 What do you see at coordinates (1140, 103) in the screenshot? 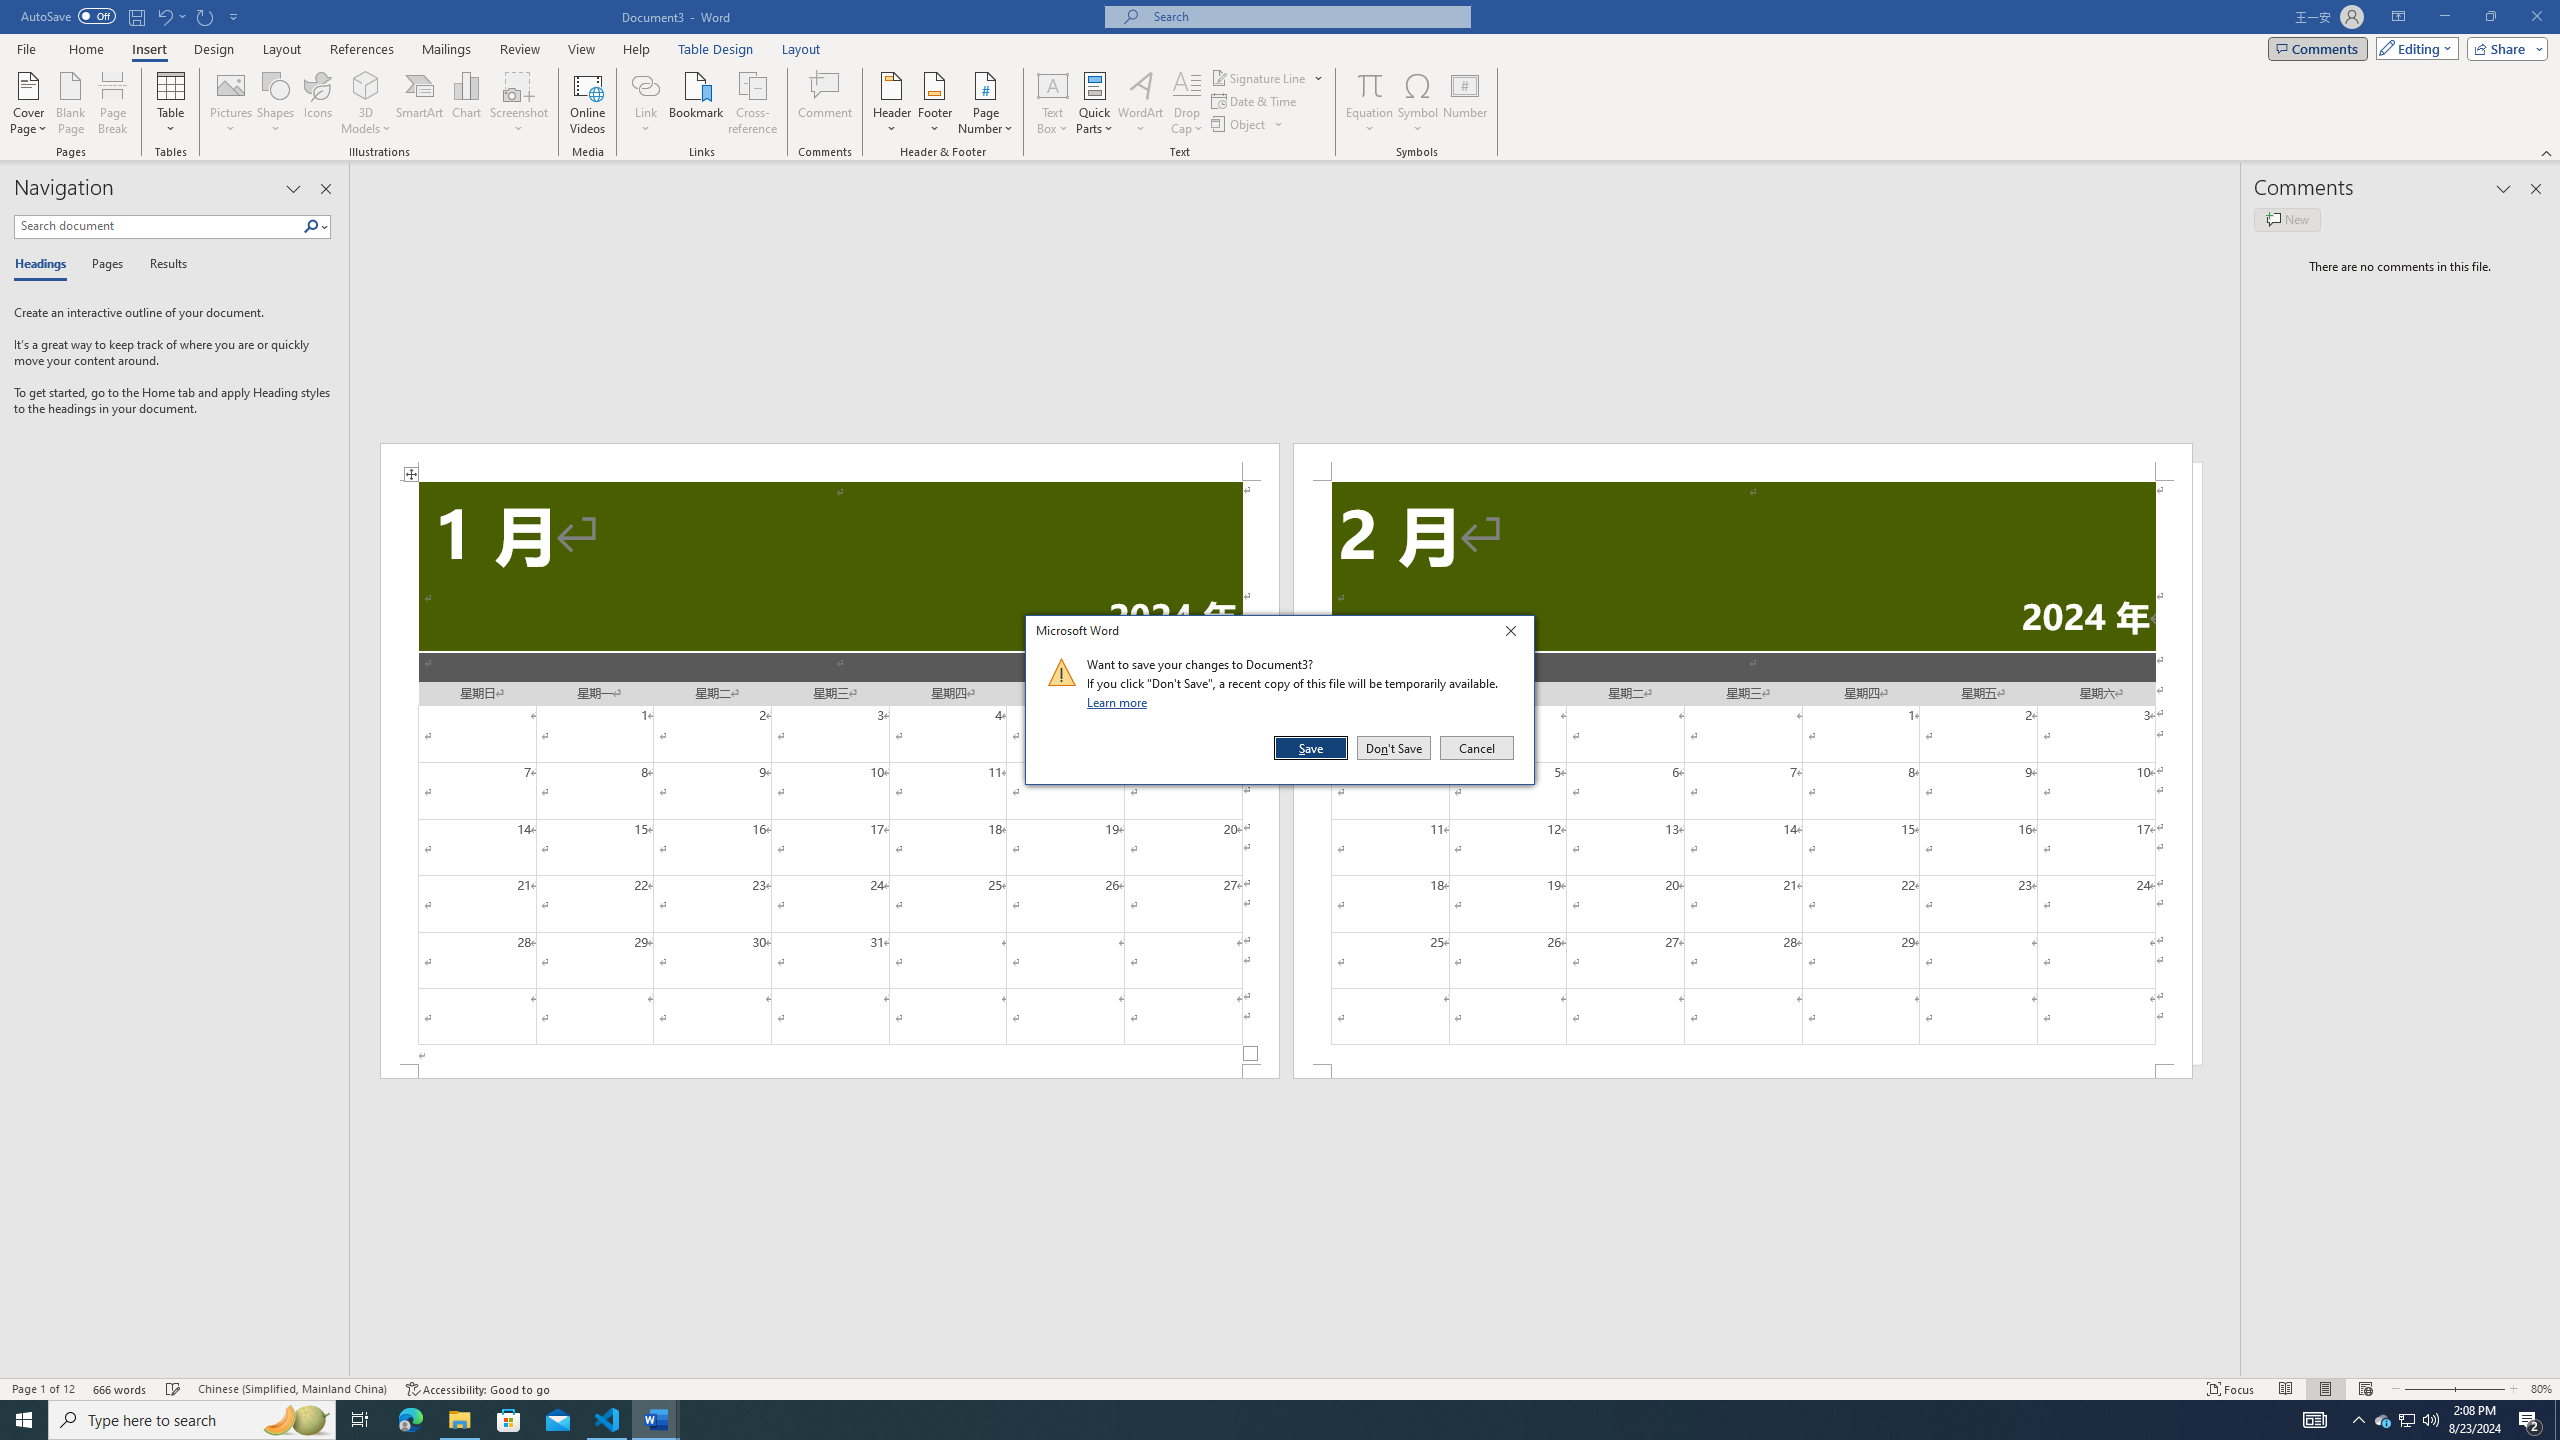
I see `'WordArt'` at bounding box center [1140, 103].